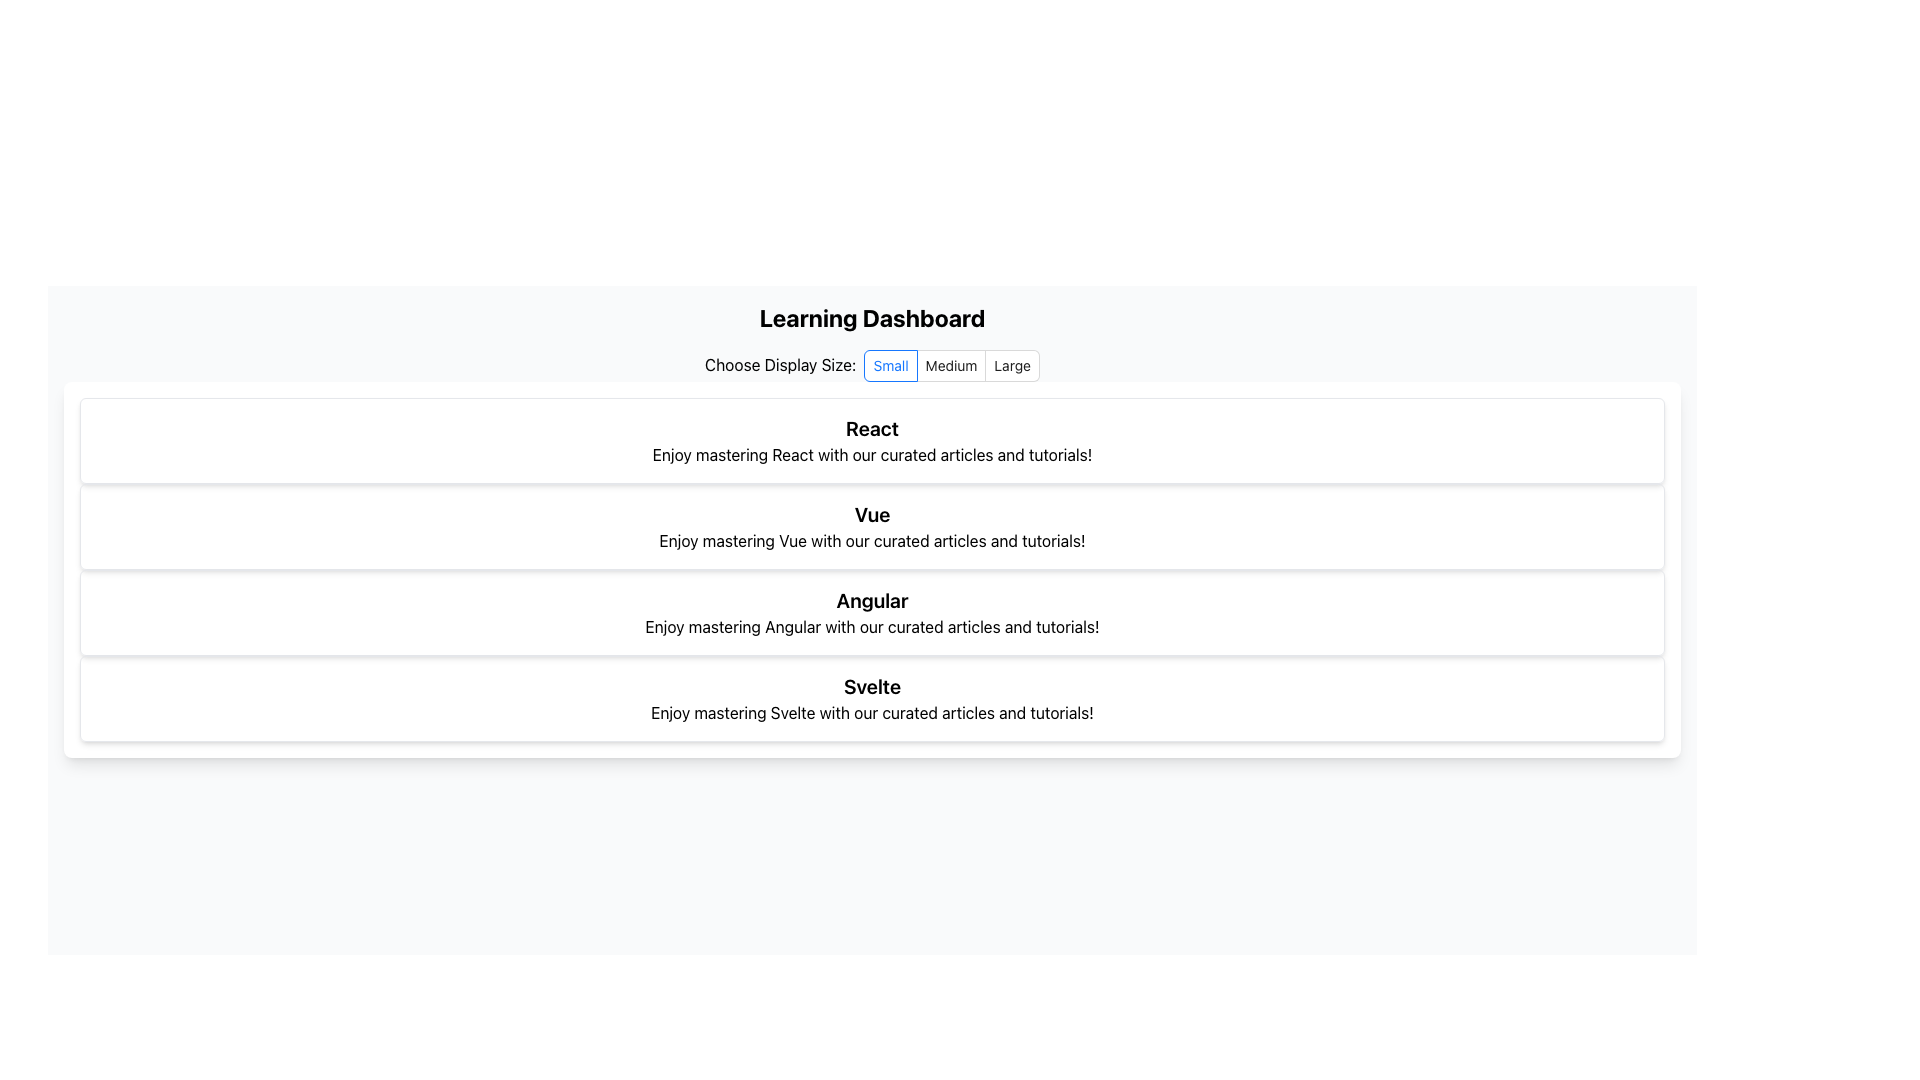 The image size is (1920, 1080). I want to click on to select or activate the first Information card related to React, which is positioned directly below the header section in a vertical grid layout, so click(872, 439).